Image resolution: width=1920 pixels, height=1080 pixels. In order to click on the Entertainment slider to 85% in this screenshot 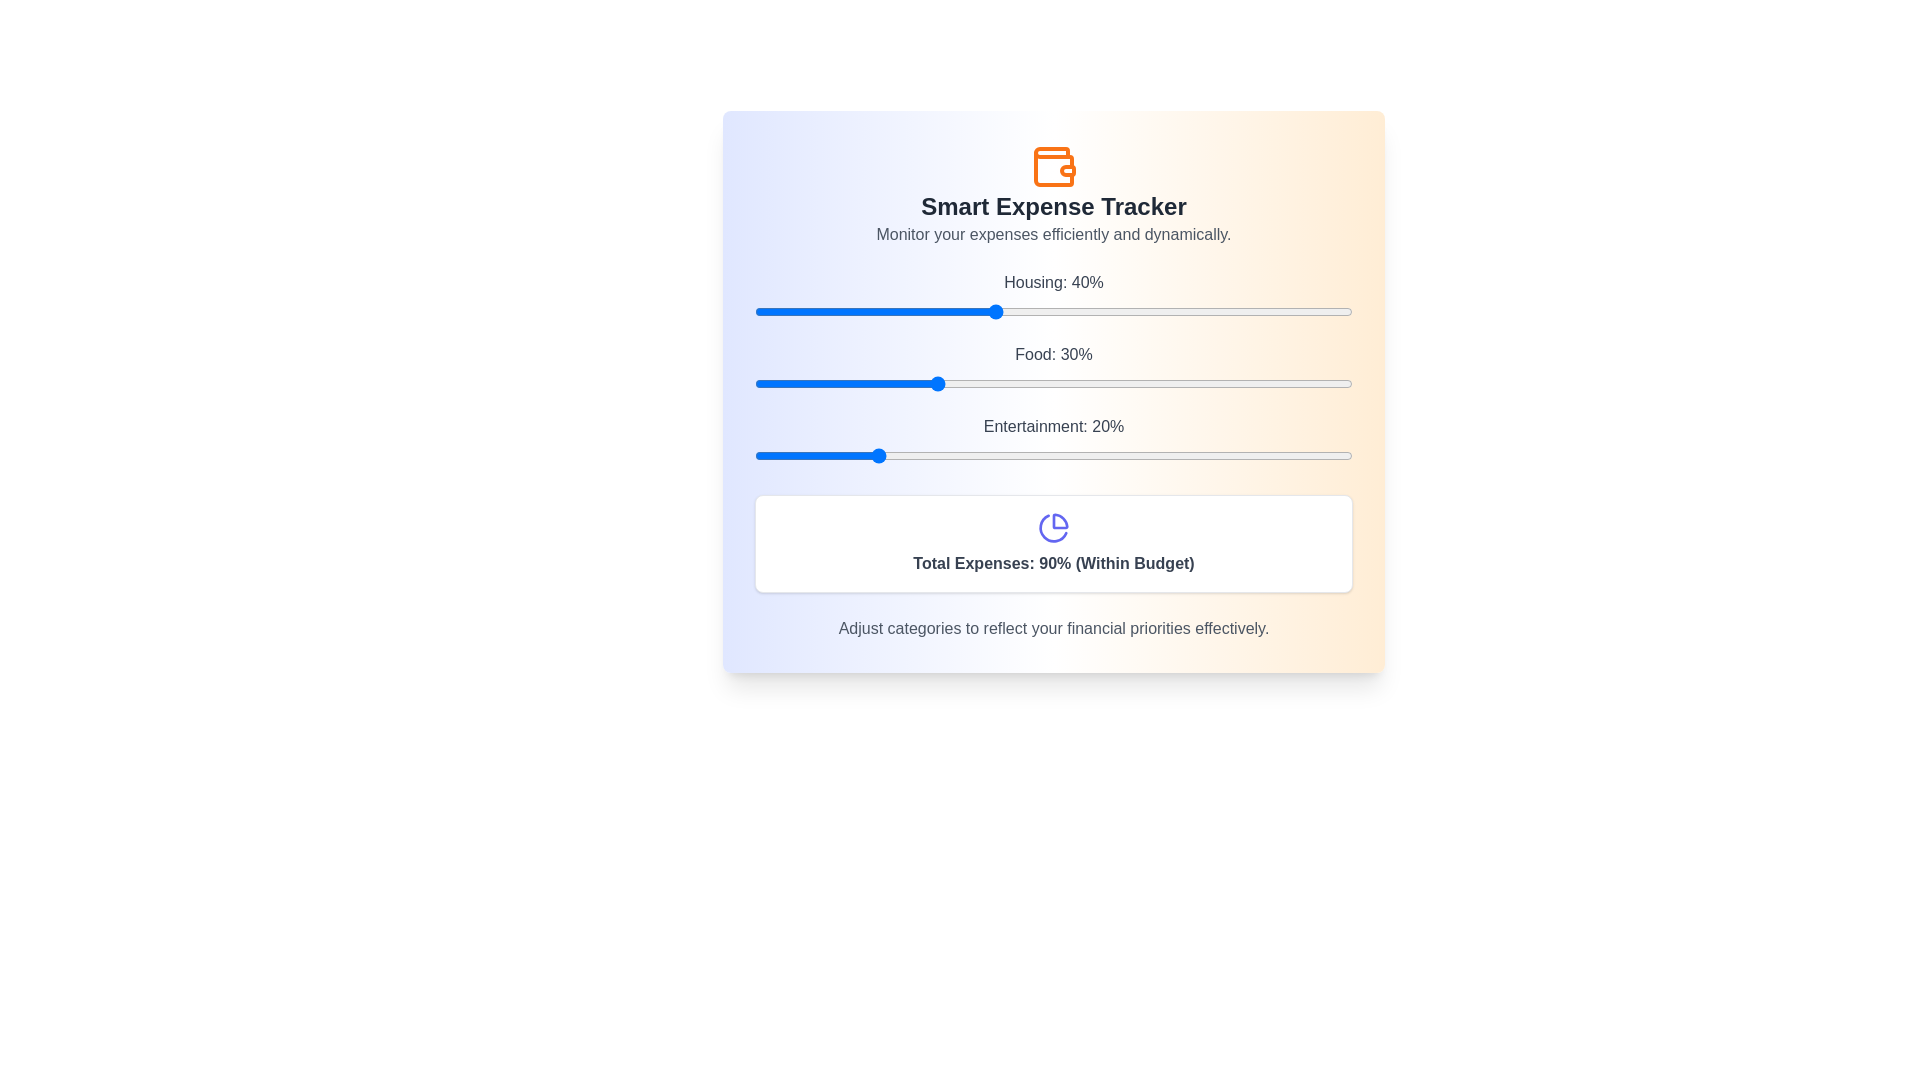, I will do `click(1262, 455)`.